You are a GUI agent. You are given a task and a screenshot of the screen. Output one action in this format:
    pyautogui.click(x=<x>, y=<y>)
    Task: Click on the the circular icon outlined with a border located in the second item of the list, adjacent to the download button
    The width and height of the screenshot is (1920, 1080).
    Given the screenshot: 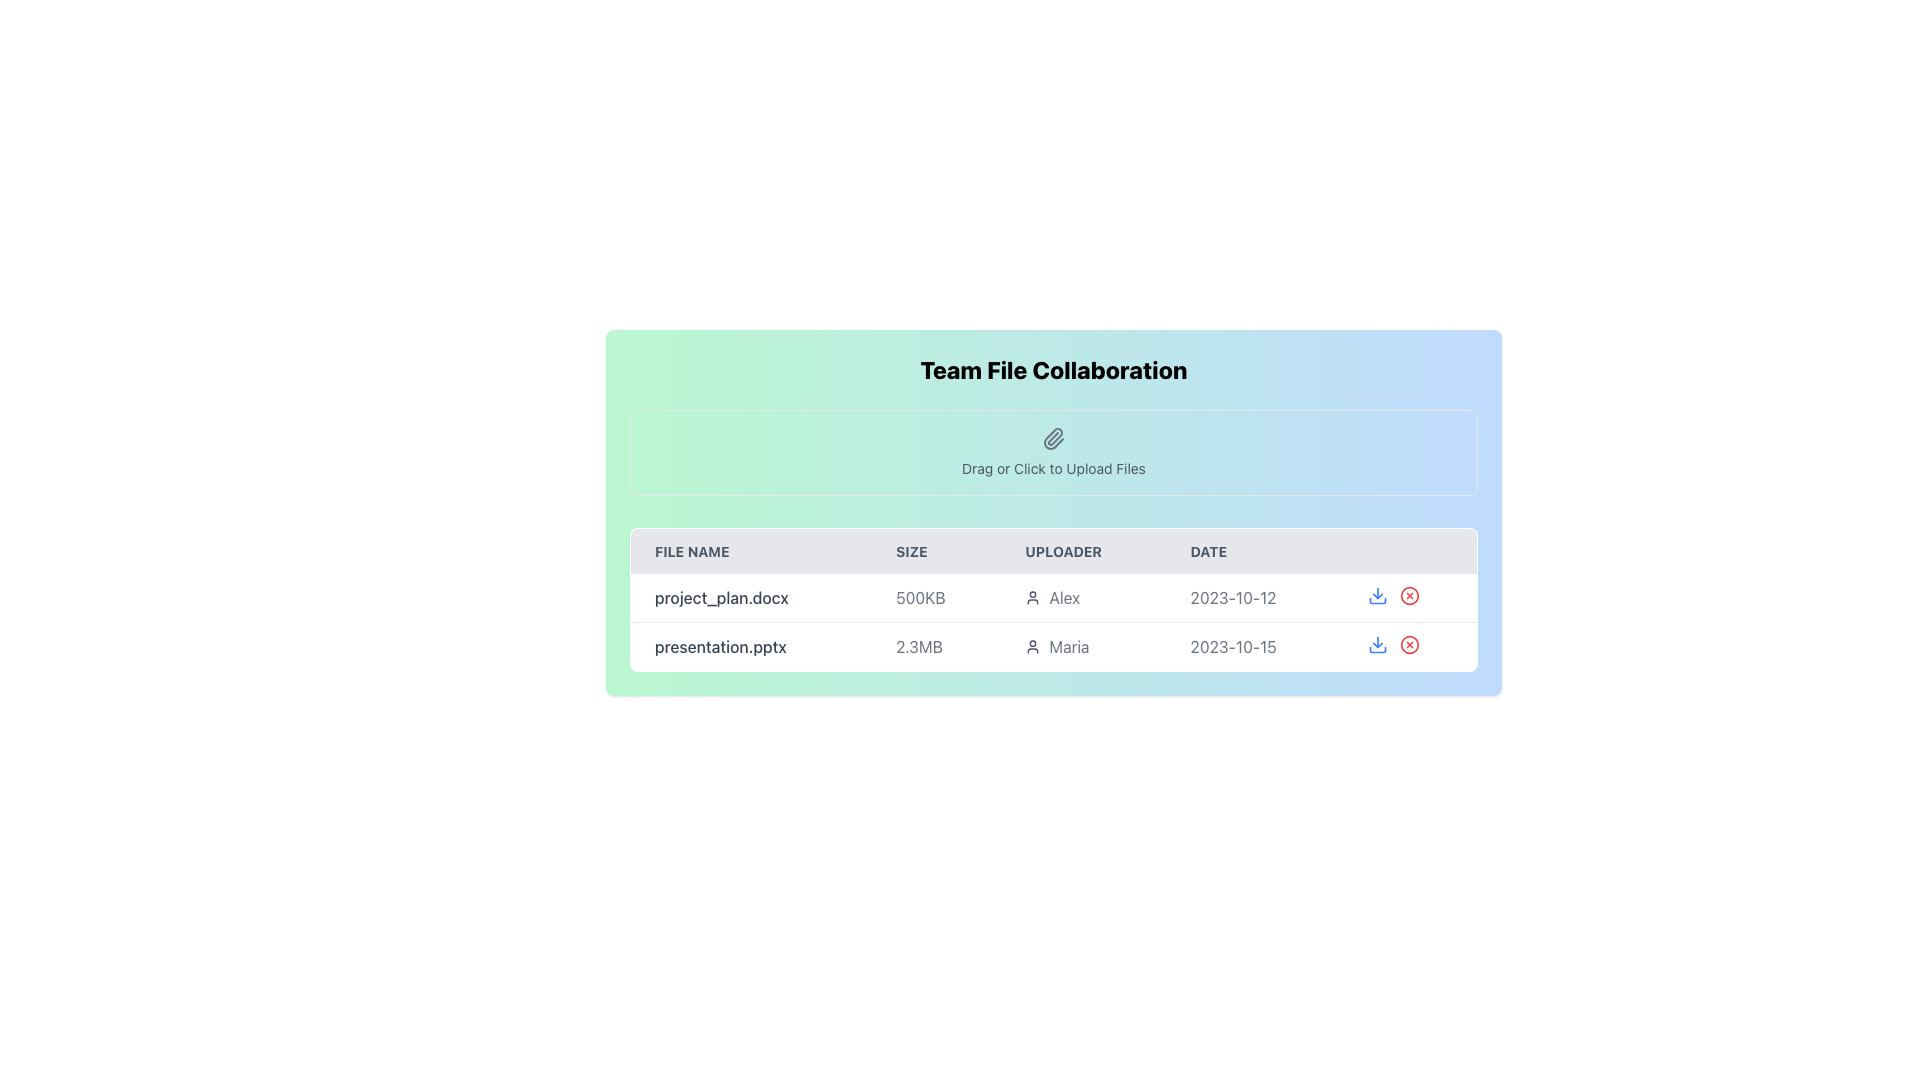 What is the action you would take?
    pyautogui.click(x=1409, y=644)
    